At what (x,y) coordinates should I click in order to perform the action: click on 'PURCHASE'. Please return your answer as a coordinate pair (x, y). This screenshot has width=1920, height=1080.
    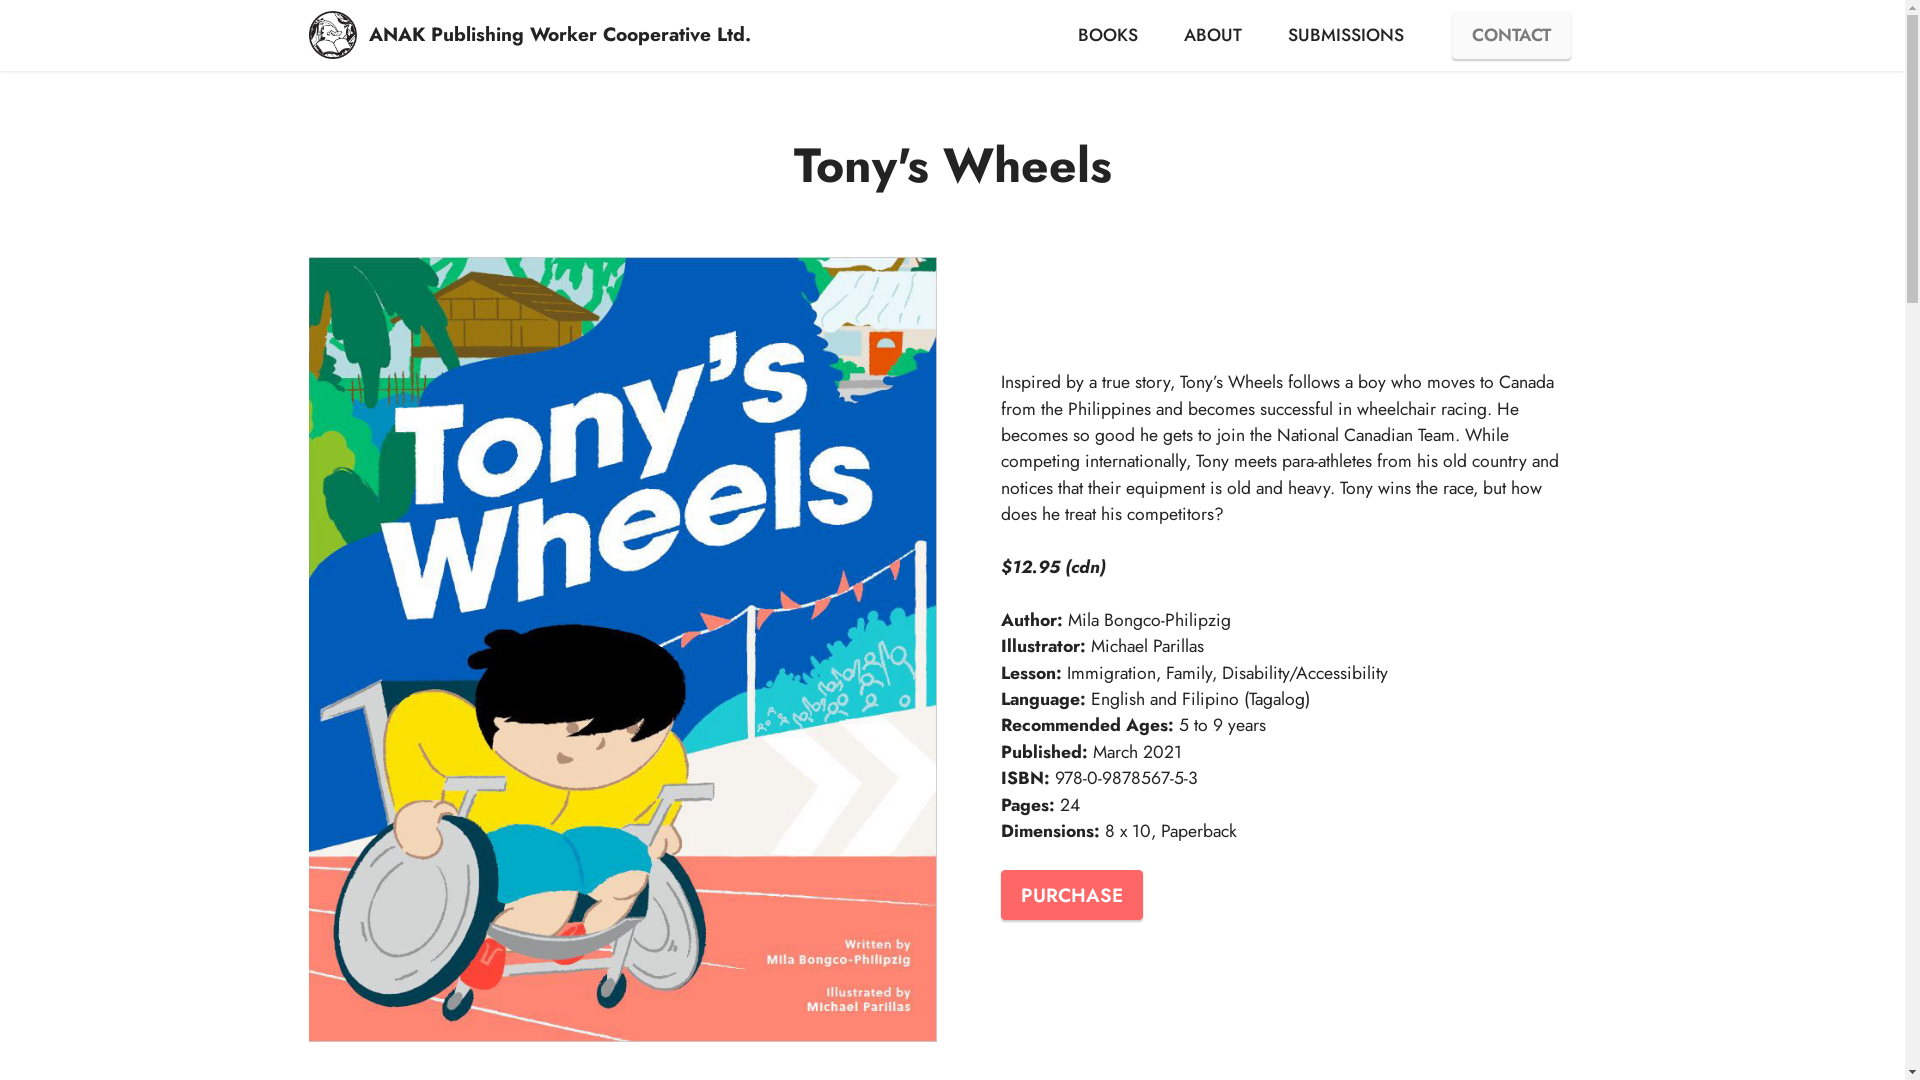
    Looking at the image, I should click on (999, 893).